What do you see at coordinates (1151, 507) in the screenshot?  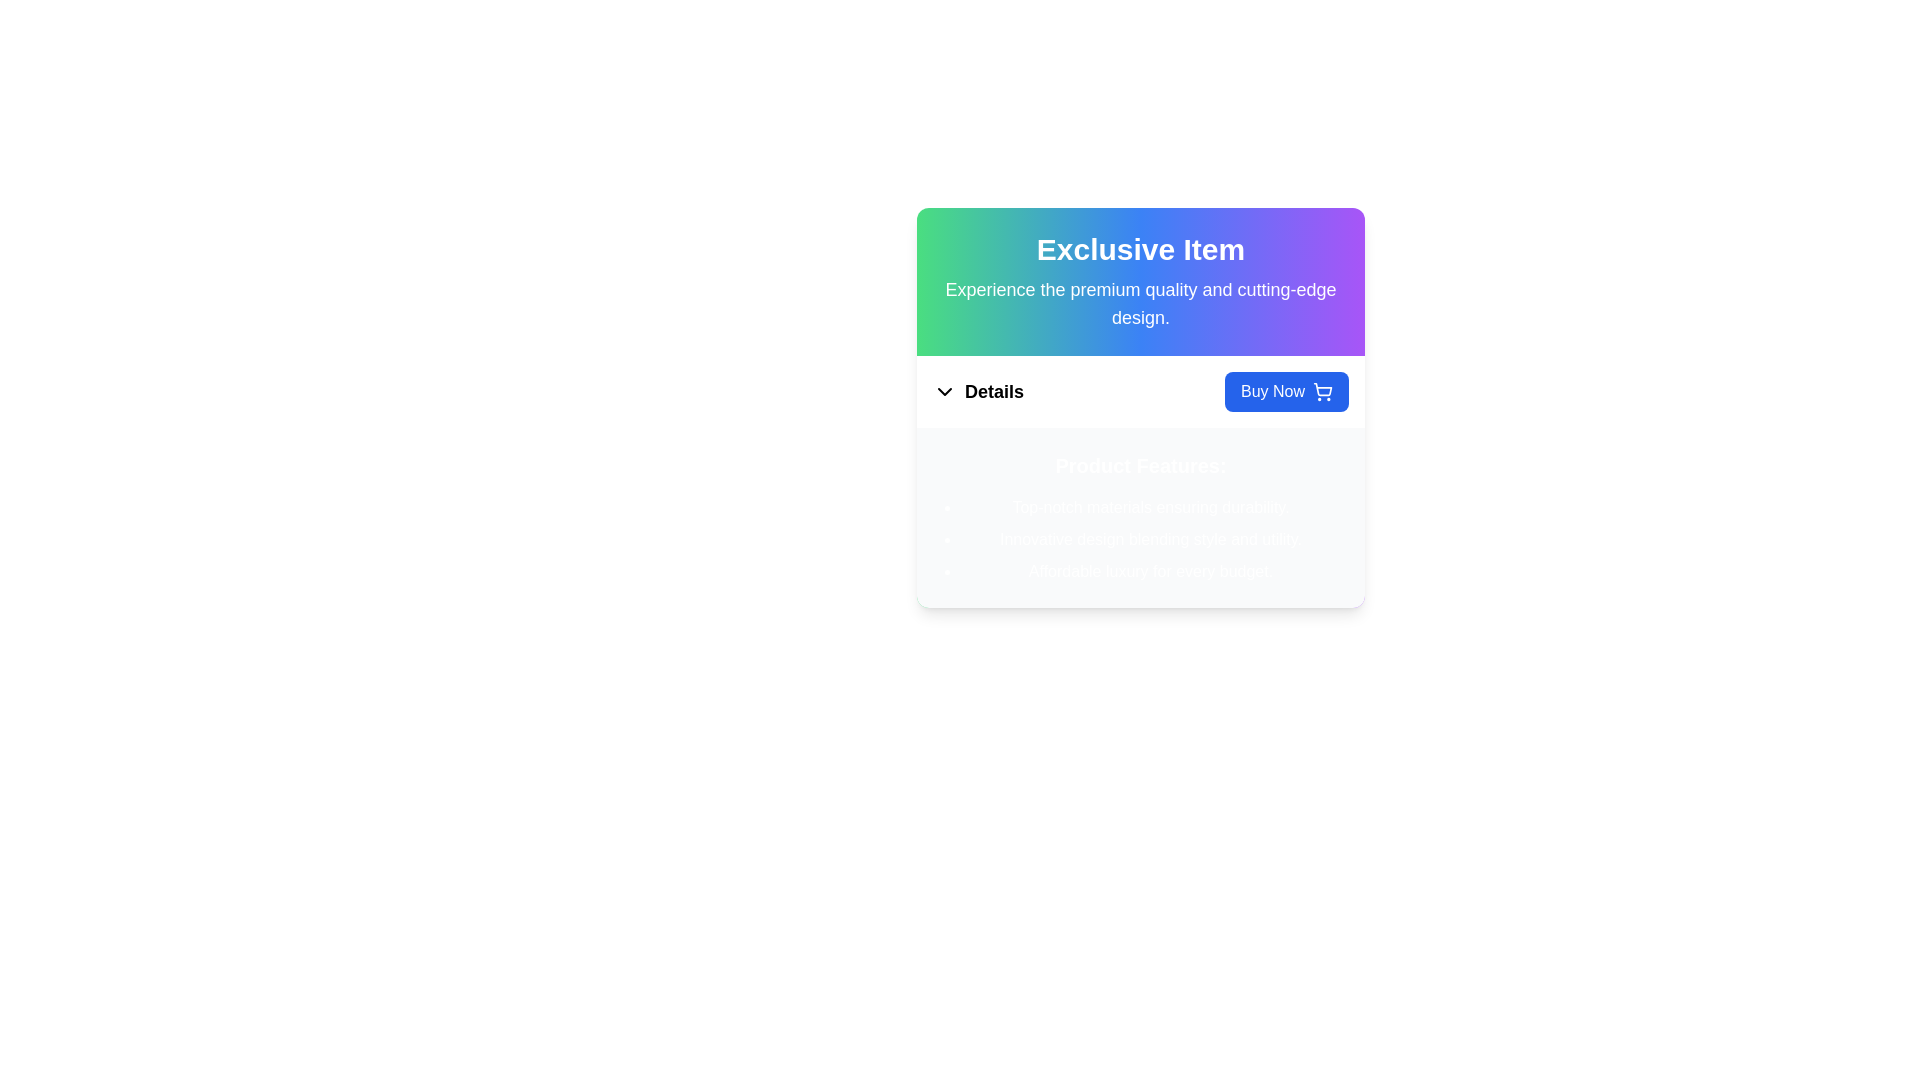 I see `the first bullet point in the 'Product Features' list that reads 'Top-notch materials ensuring durability.'` at bounding box center [1151, 507].